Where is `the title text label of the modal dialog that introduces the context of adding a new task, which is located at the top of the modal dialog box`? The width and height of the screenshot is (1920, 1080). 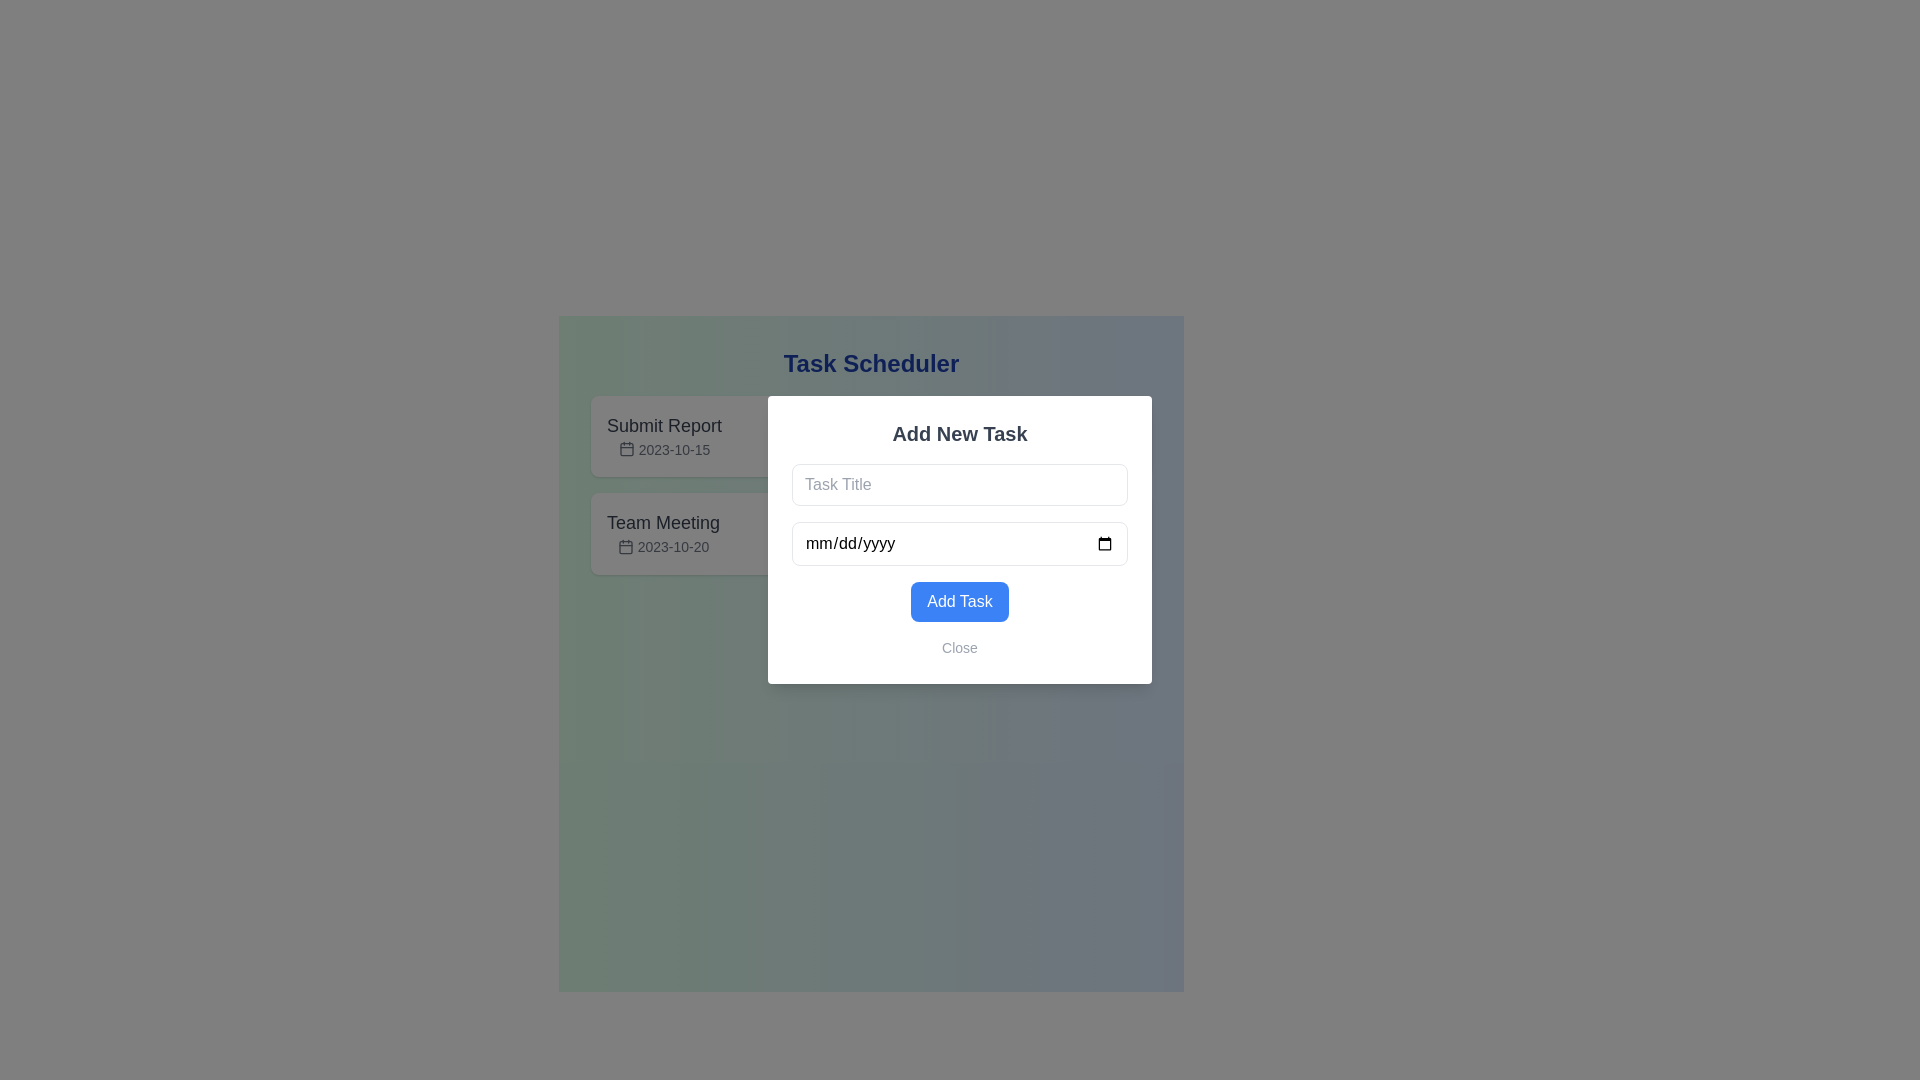
the title text label of the modal dialog that introduces the context of adding a new task, which is located at the top of the modal dialog box is located at coordinates (960, 433).